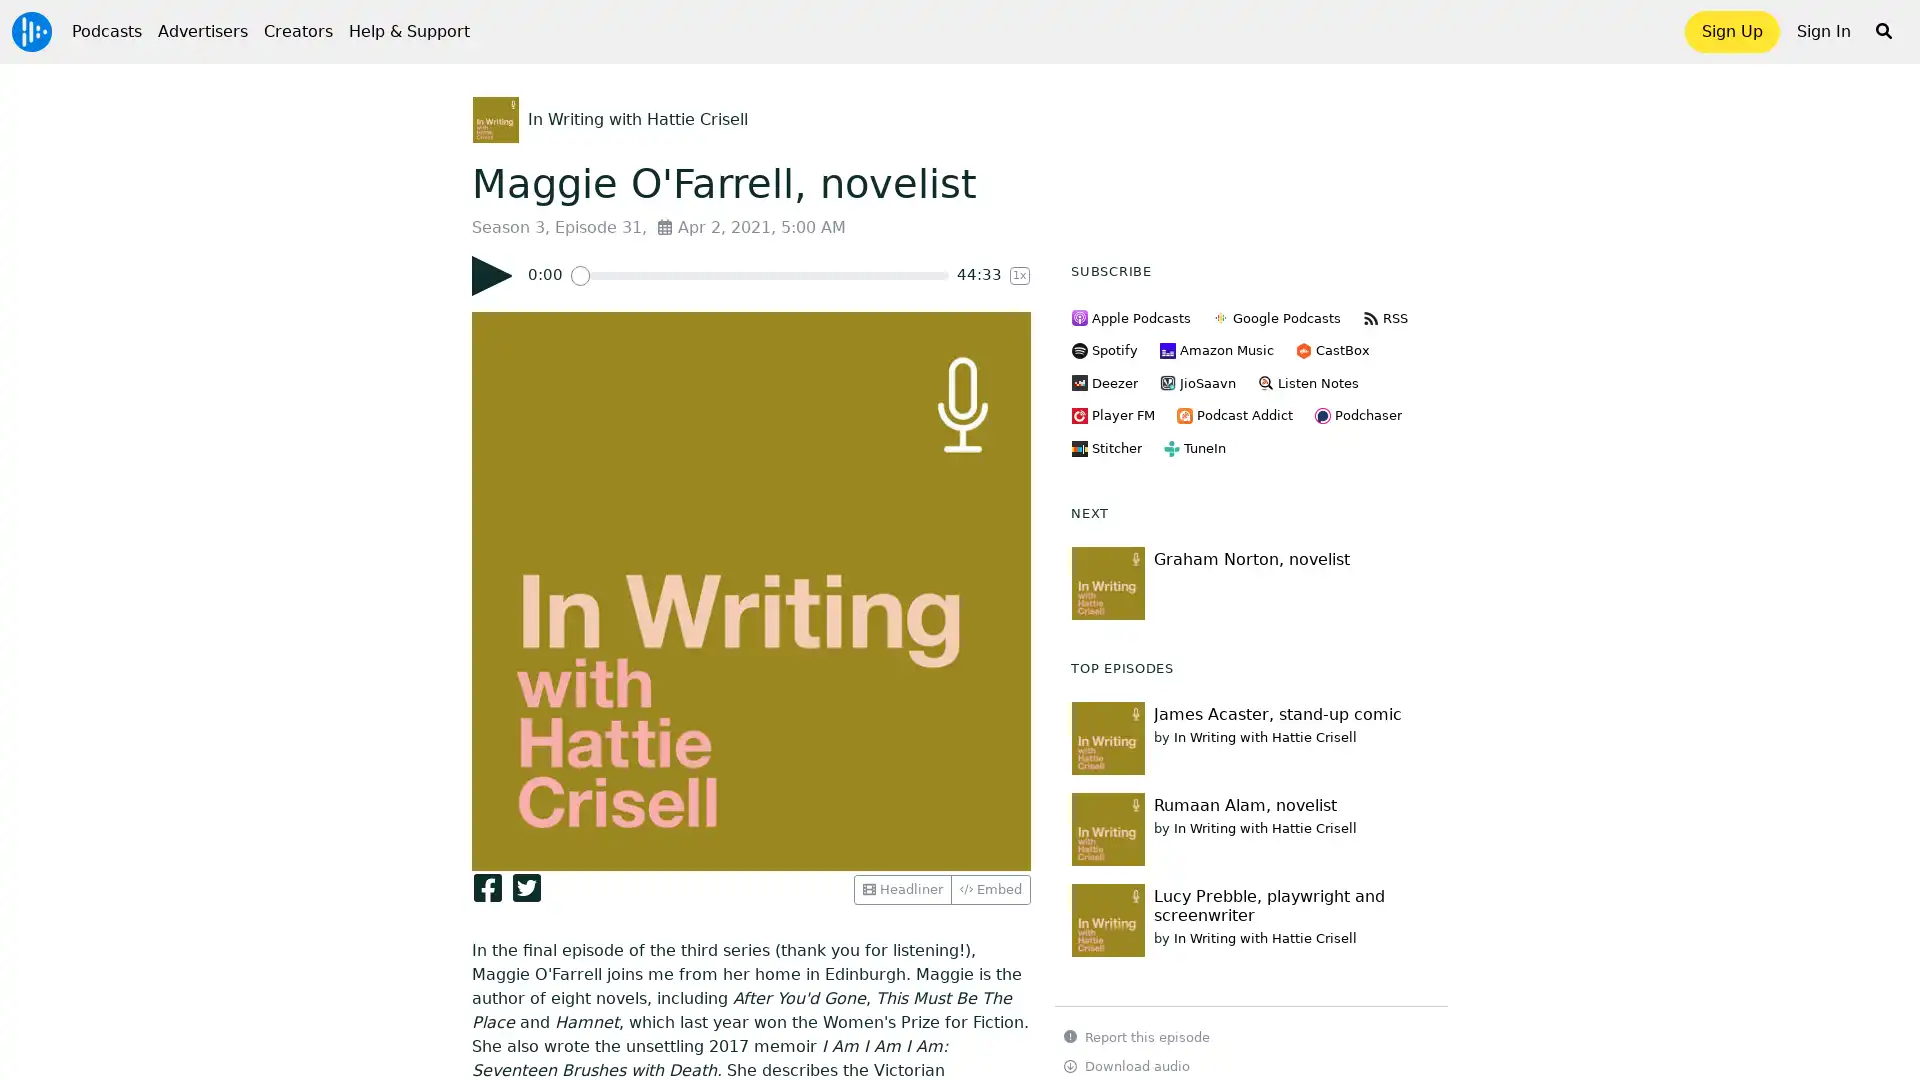  I want to click on play, so click(491, 276).